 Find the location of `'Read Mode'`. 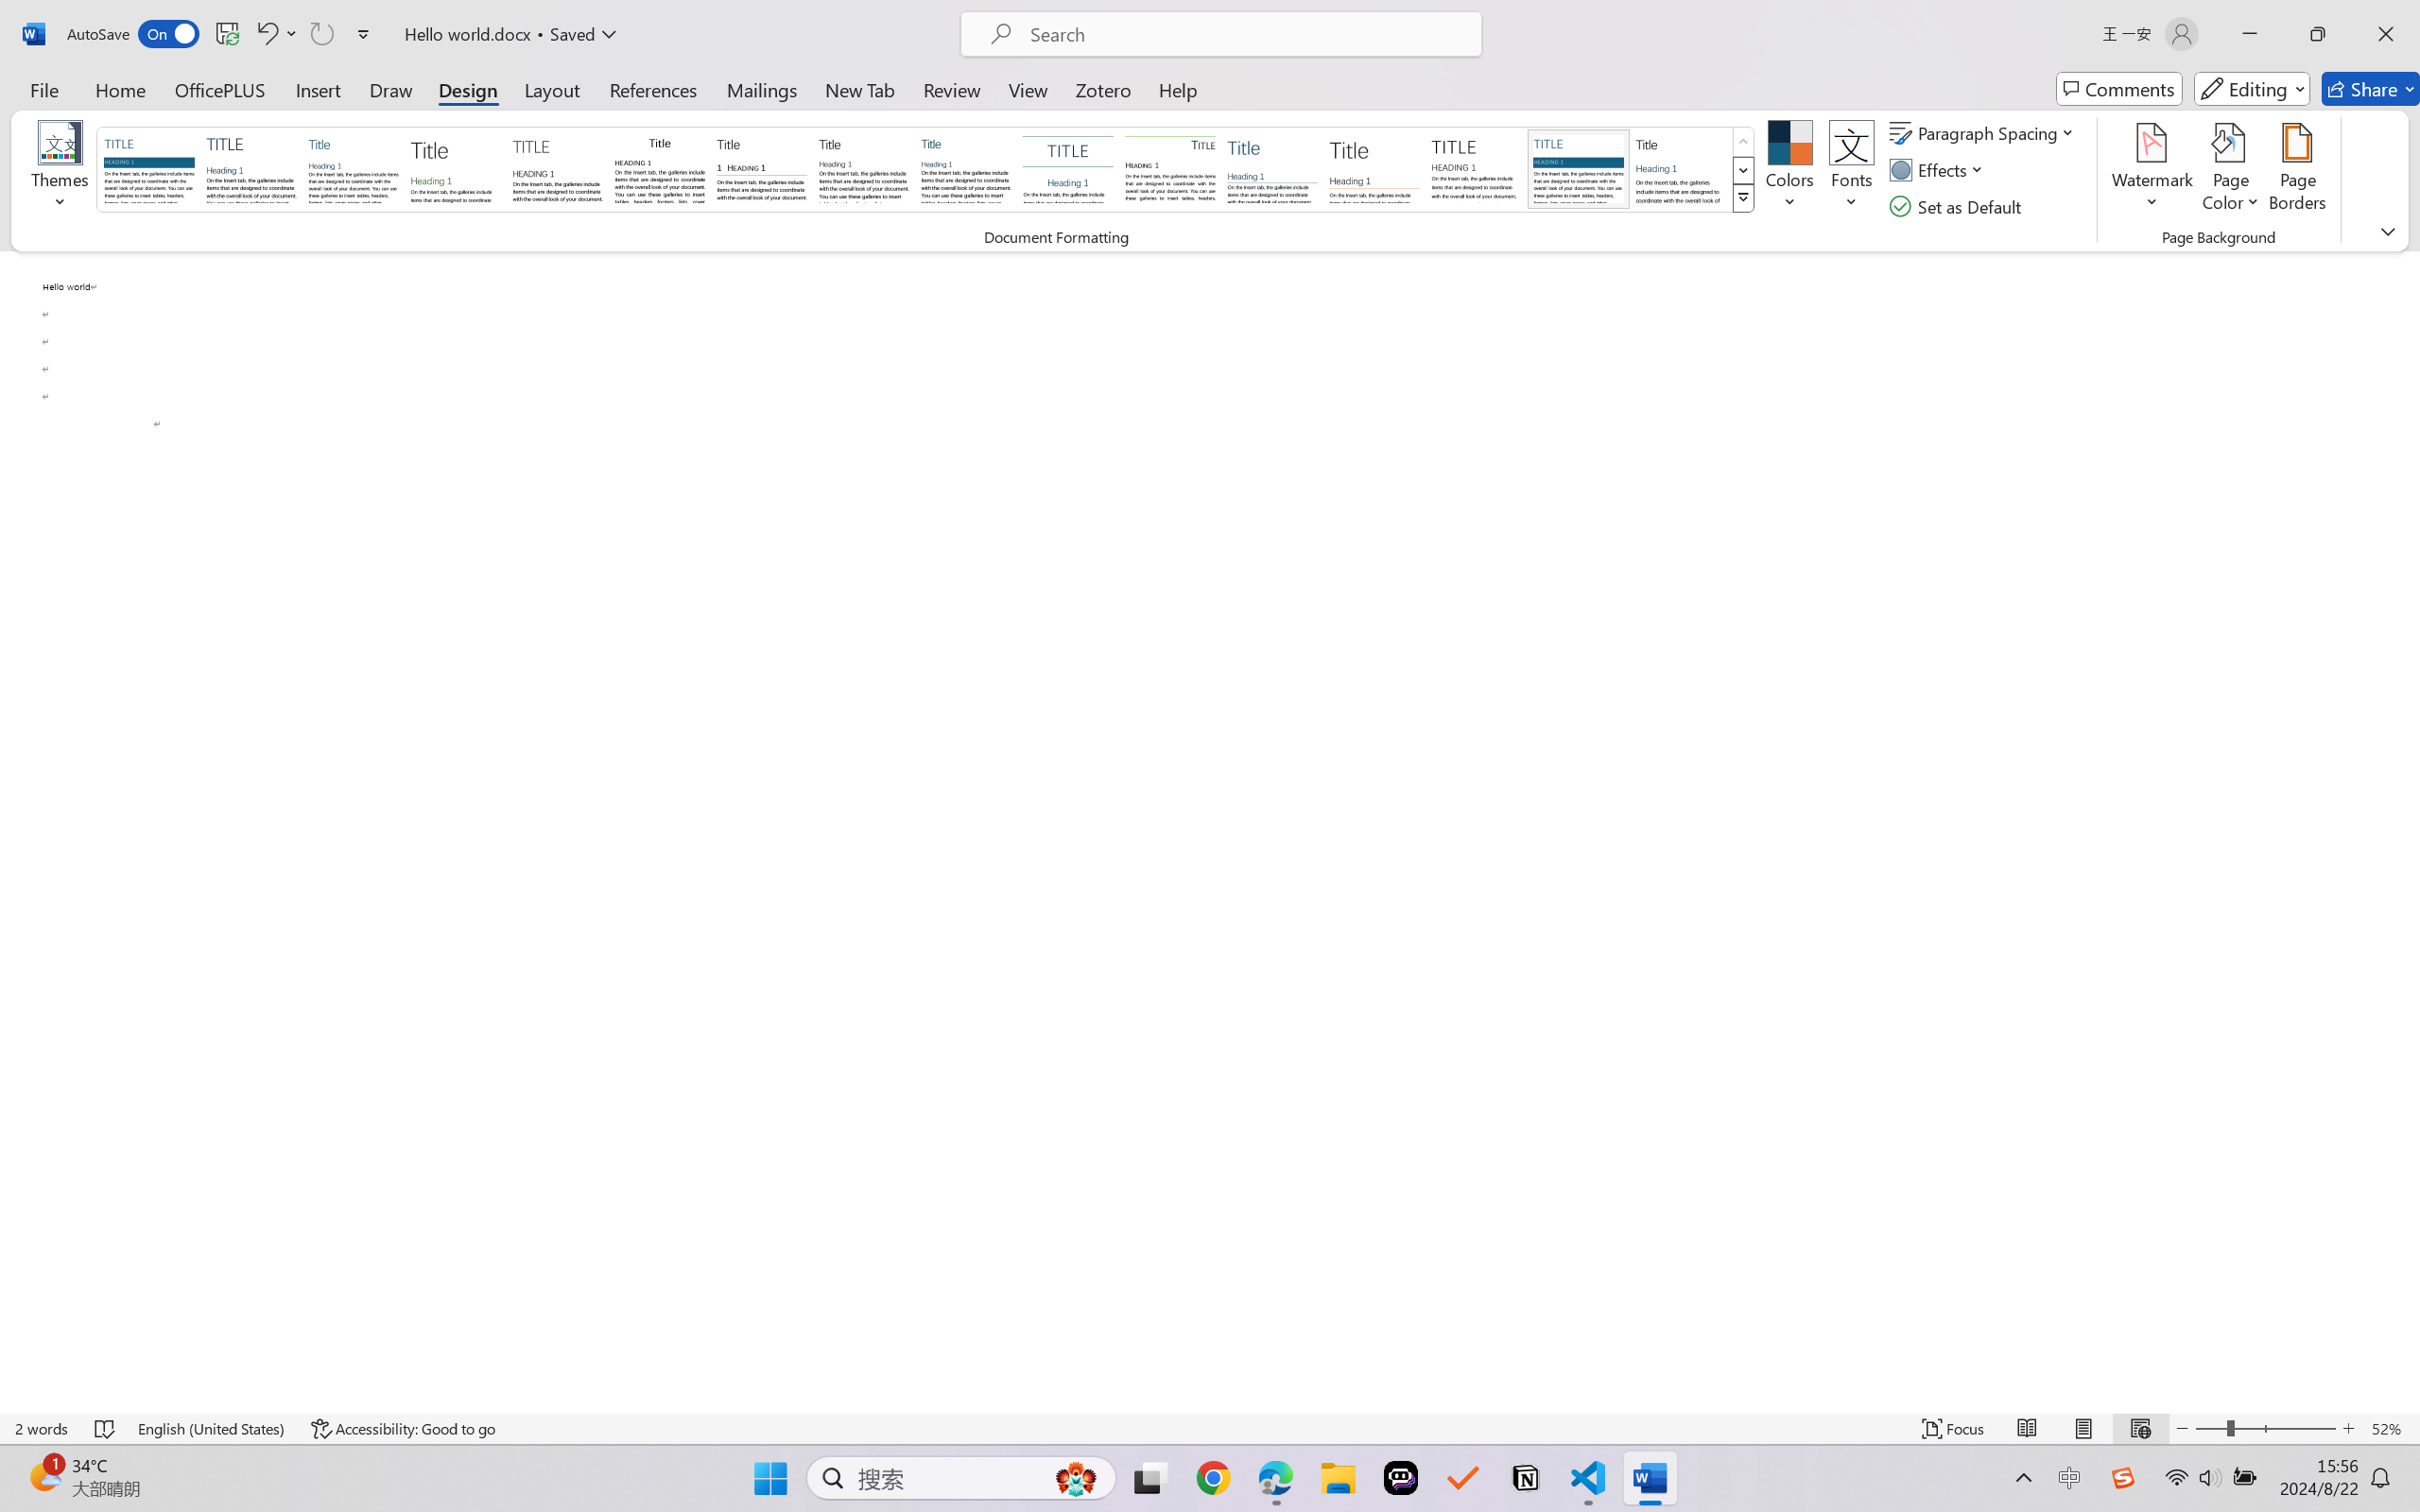

'Read Mode' is located at coordinates (2027, 1428).